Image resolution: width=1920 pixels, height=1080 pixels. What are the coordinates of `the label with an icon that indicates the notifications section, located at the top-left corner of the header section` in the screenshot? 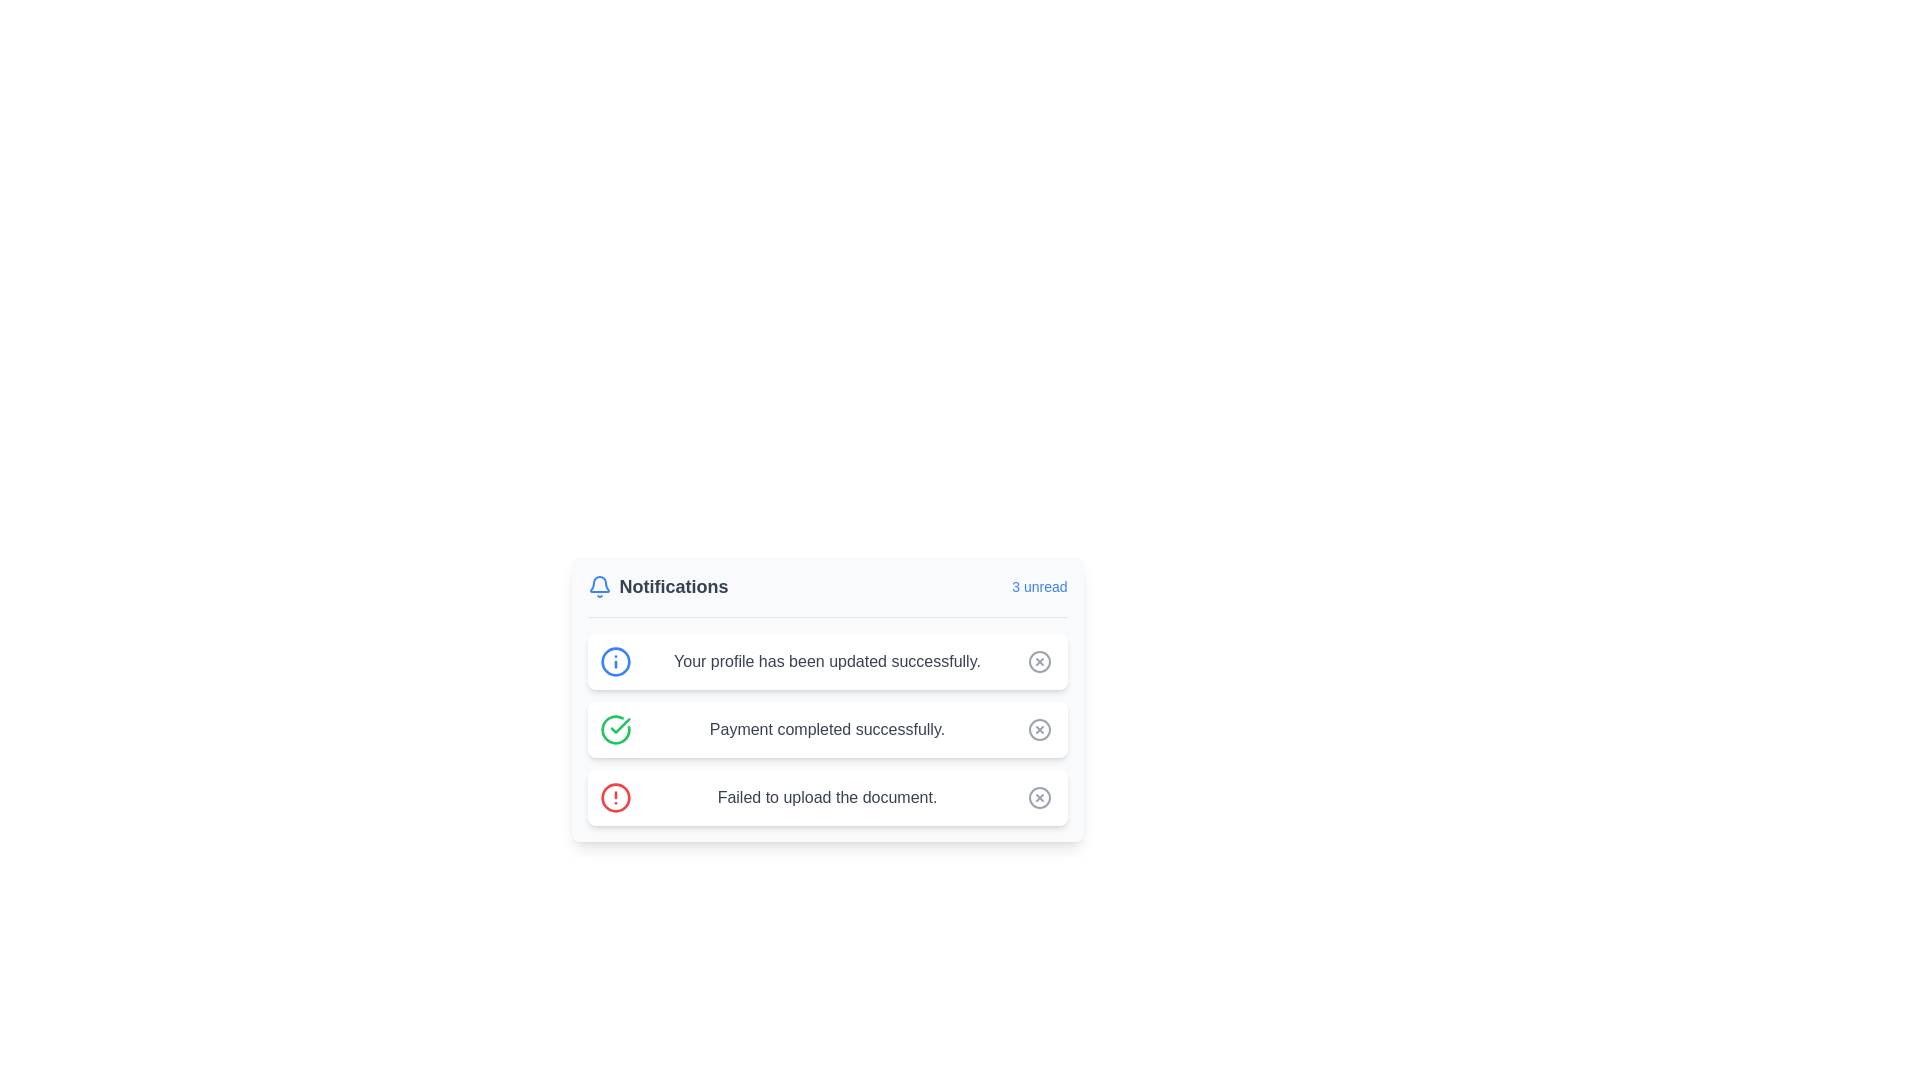 It's located at (657, 585).